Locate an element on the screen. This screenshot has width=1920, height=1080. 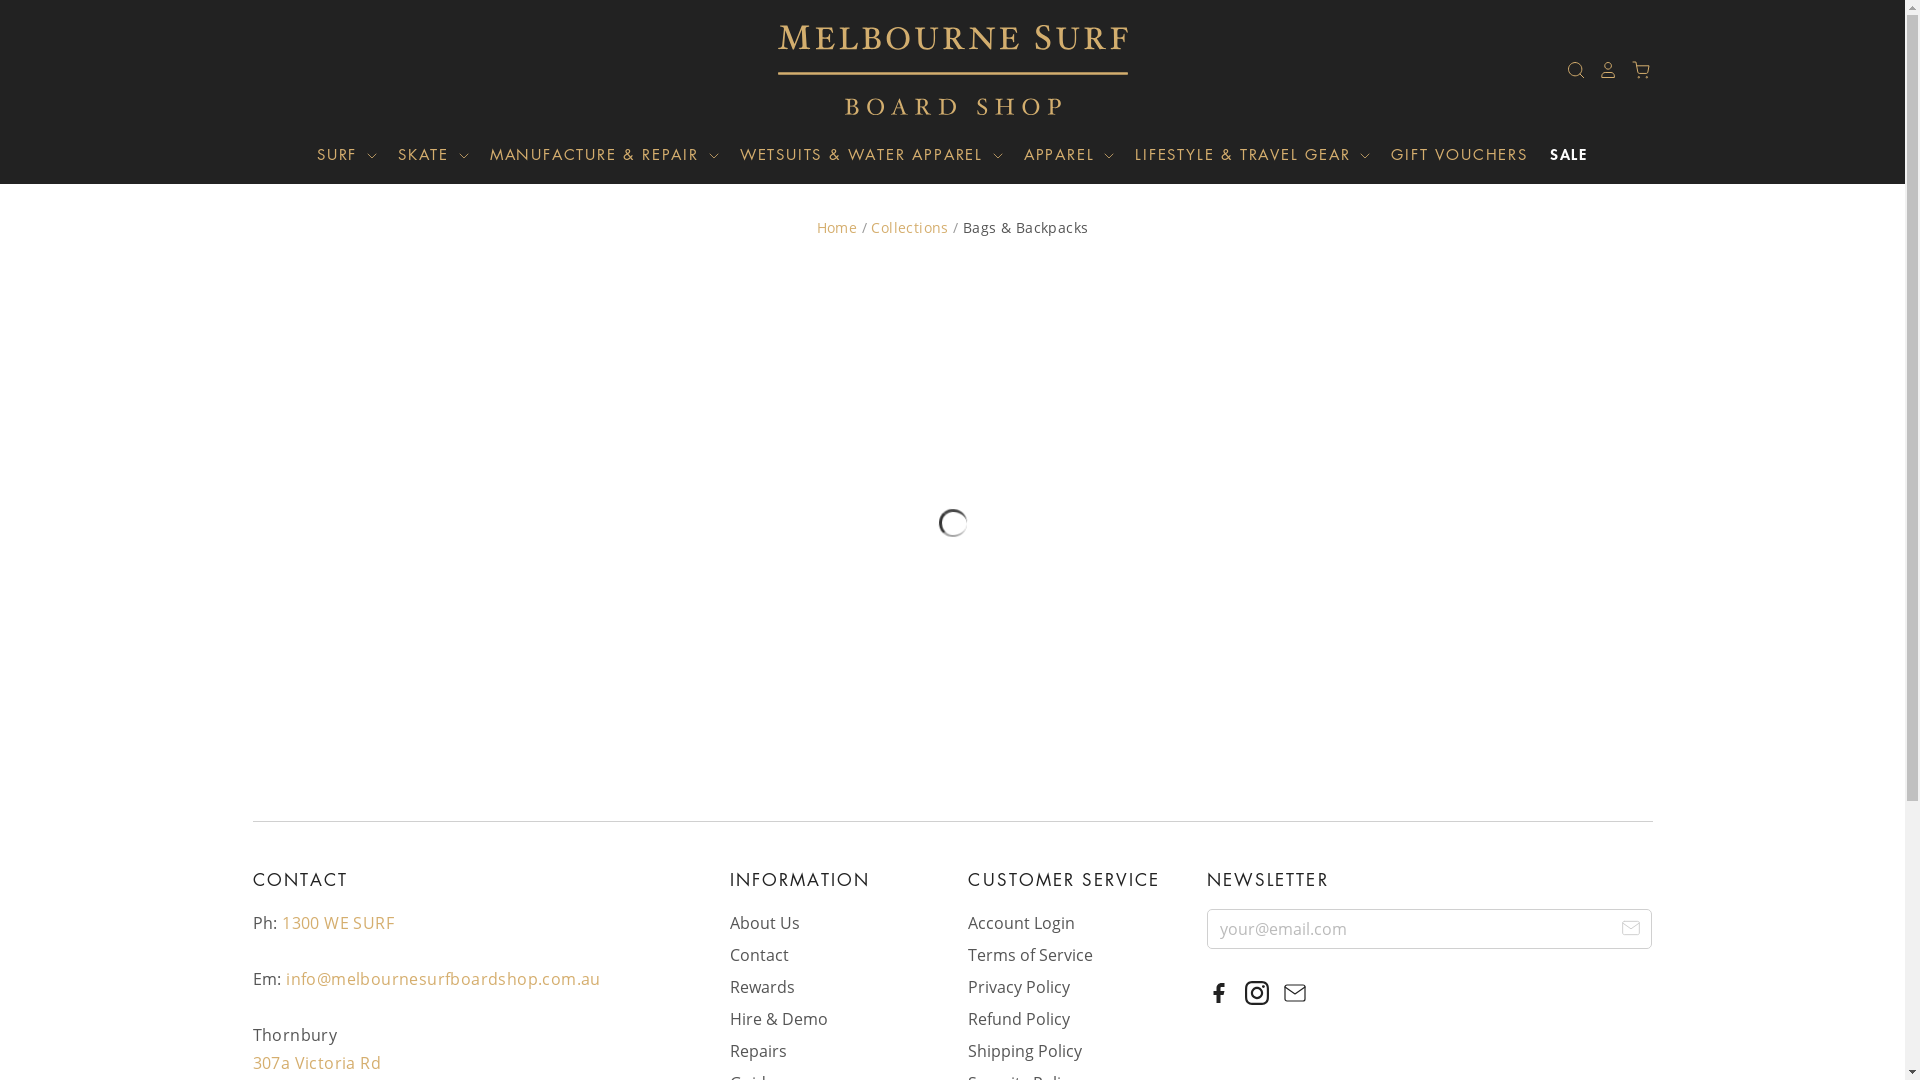
'Contact' is located at coordinates (758, 954).